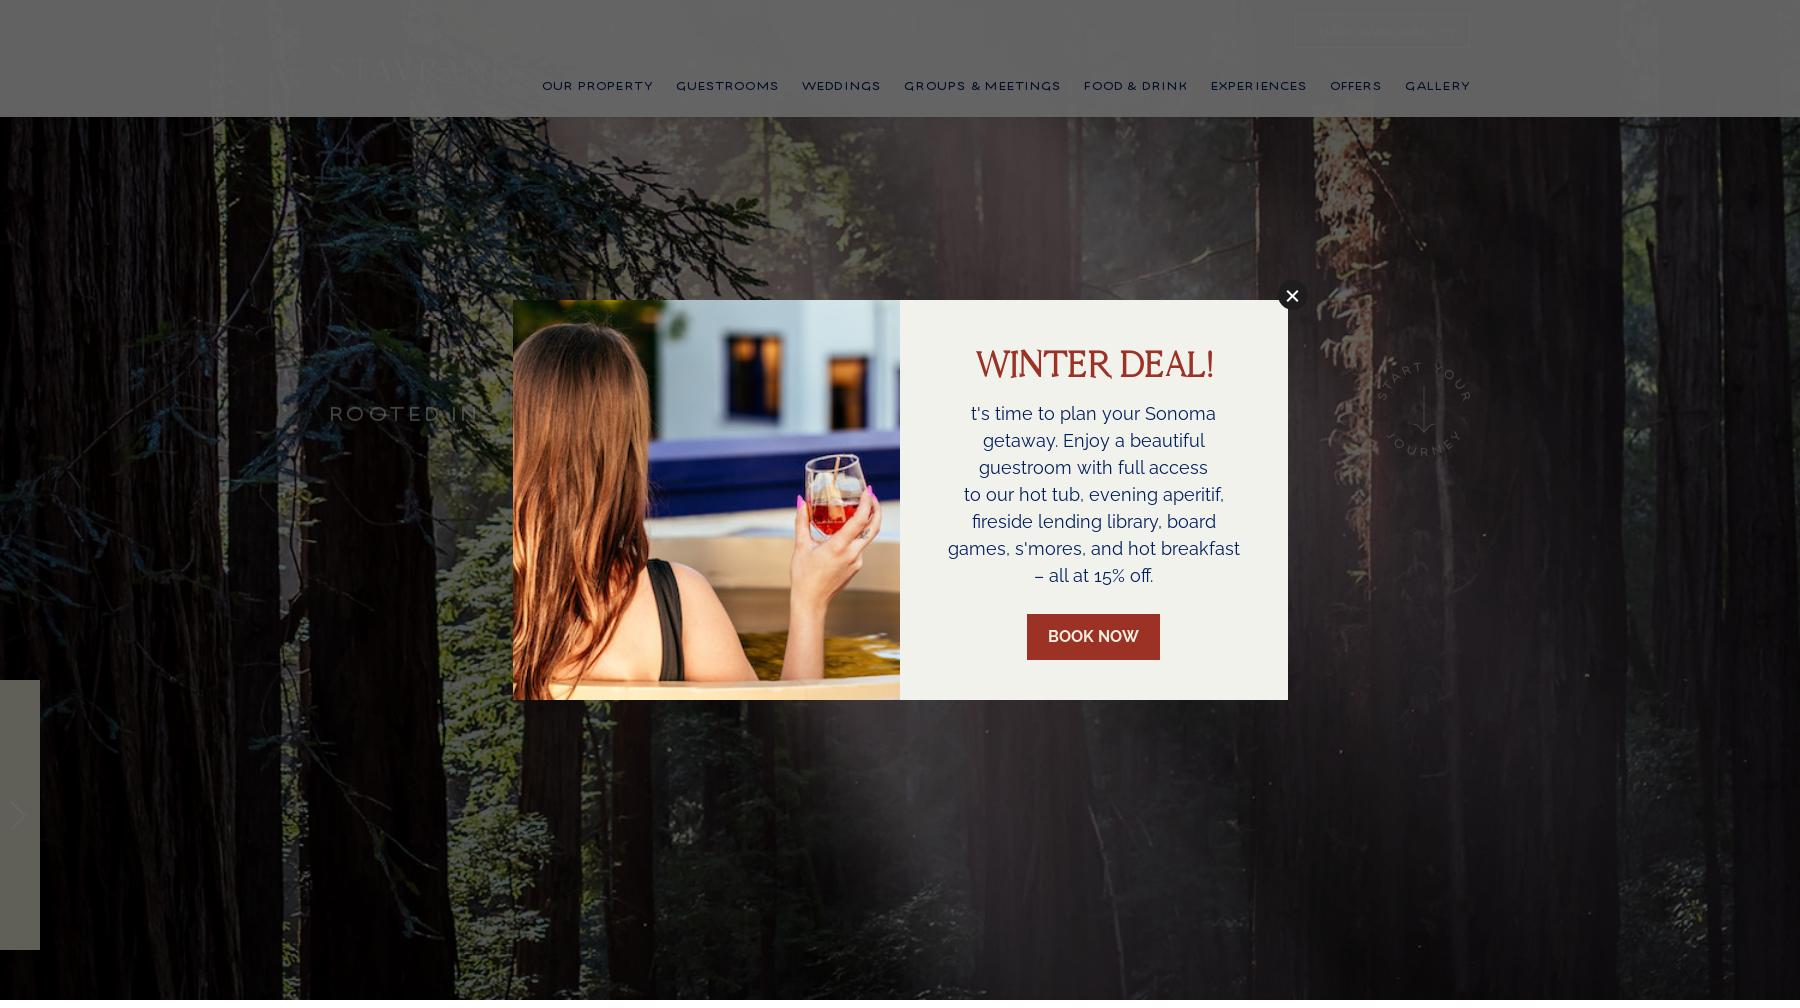 The image size is (1800, 1008). I want to click on 'Groups & Meetings', so click(981, 112).